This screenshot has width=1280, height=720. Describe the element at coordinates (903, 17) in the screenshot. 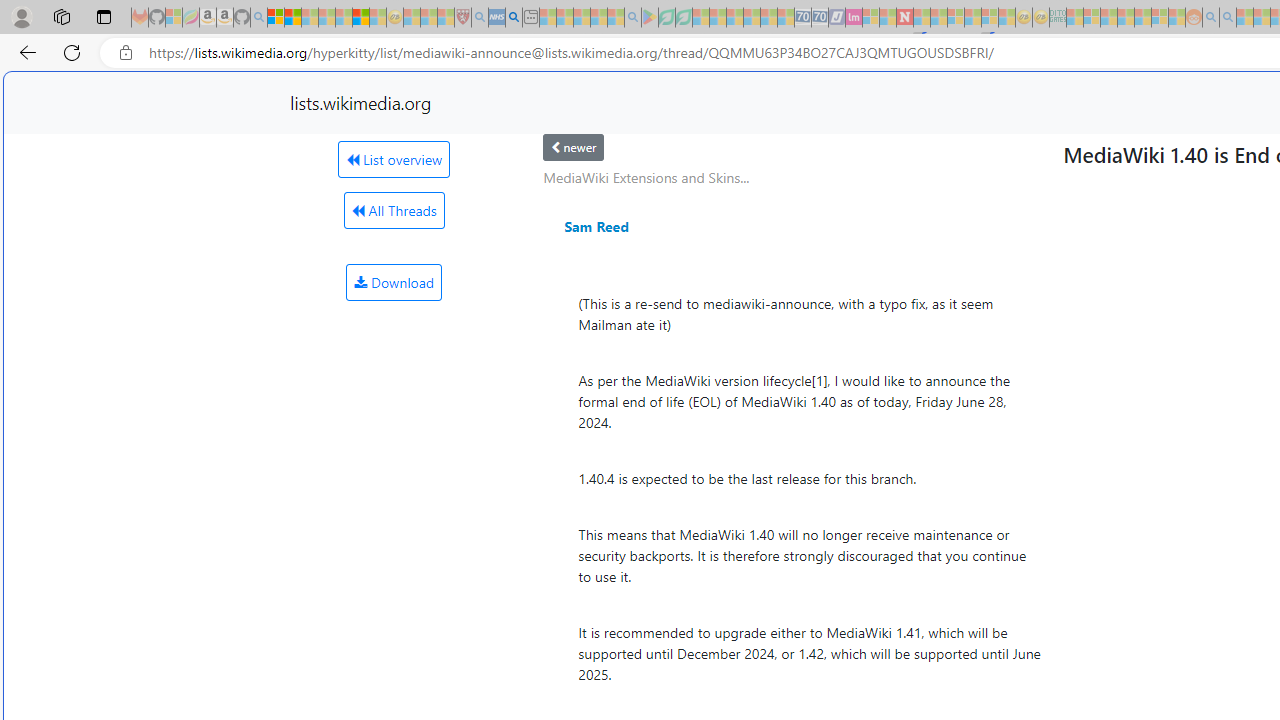

I see `'Latest Politics News & Archive | Newsweek.com - Sleeping'` at that location.